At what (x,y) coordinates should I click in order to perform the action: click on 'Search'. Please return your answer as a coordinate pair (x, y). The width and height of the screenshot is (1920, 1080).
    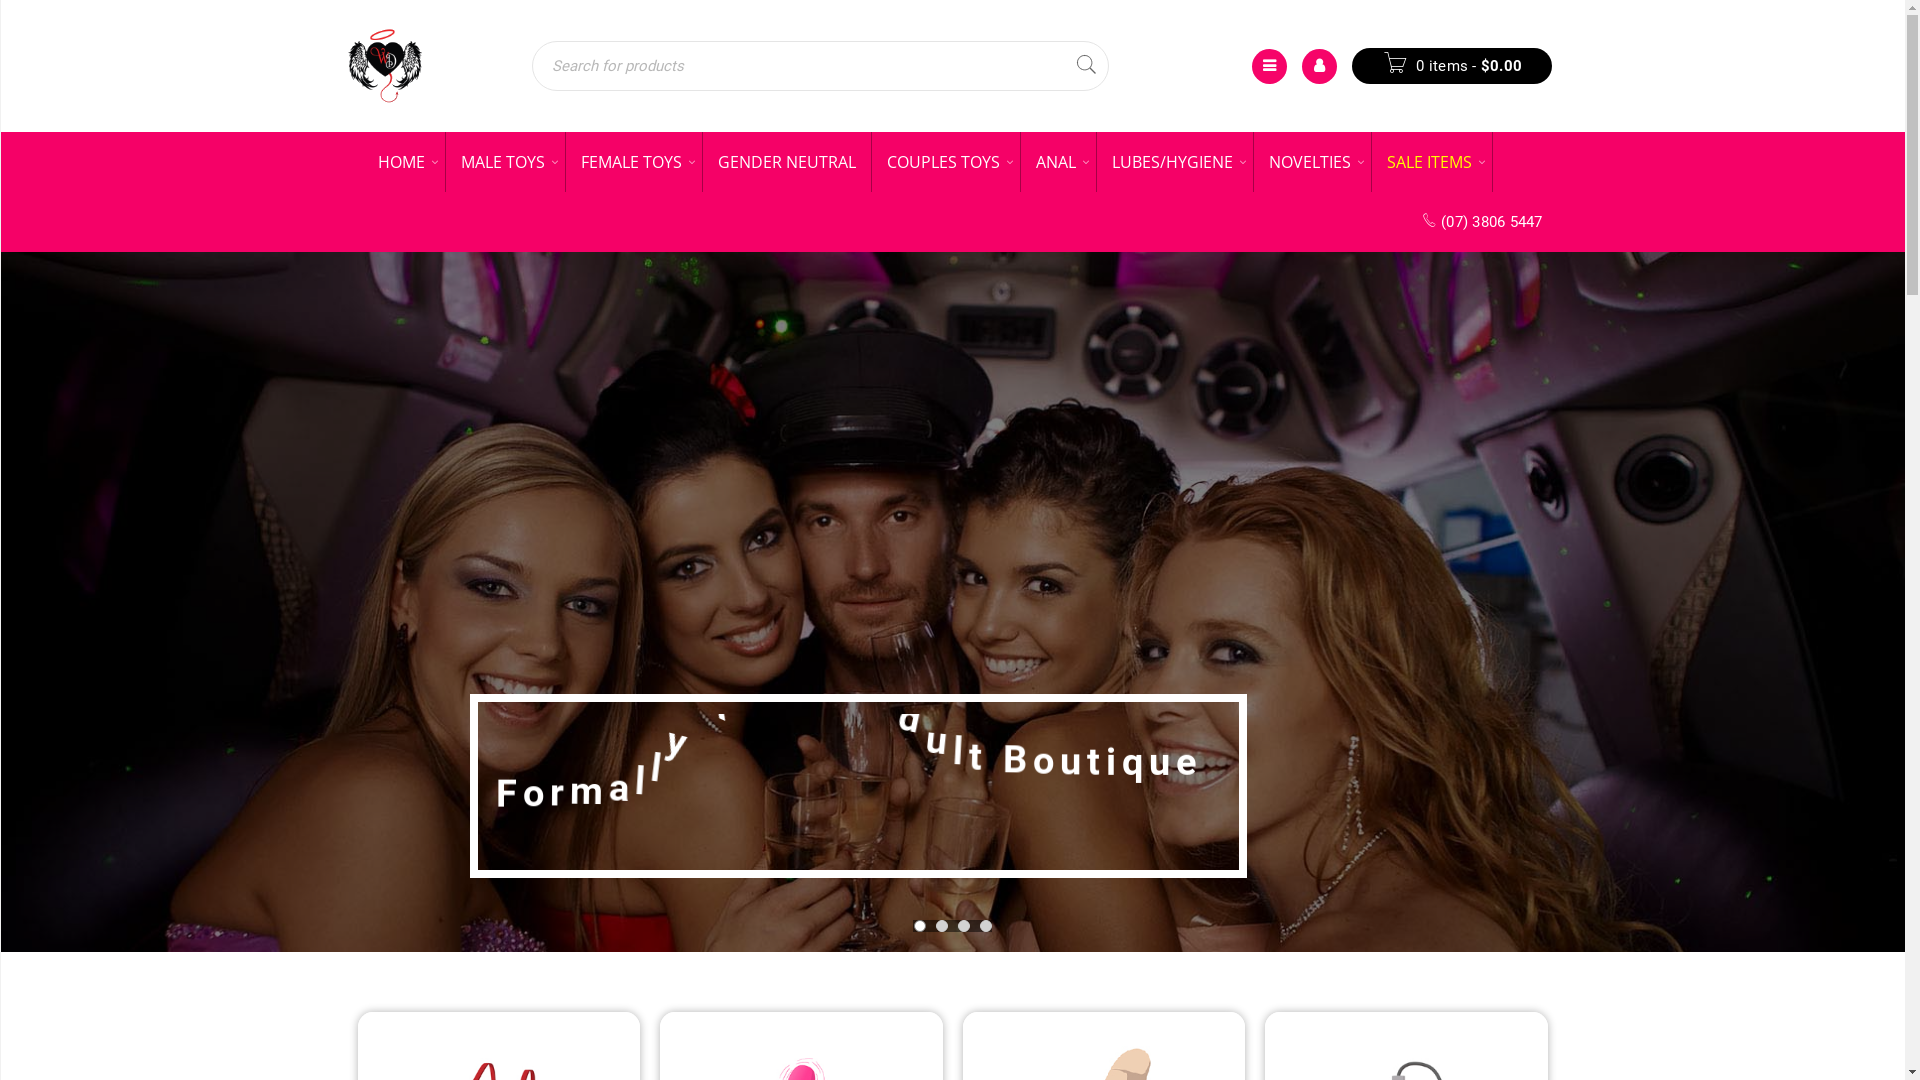
    Looking at the image, I should click on (1084, 64).